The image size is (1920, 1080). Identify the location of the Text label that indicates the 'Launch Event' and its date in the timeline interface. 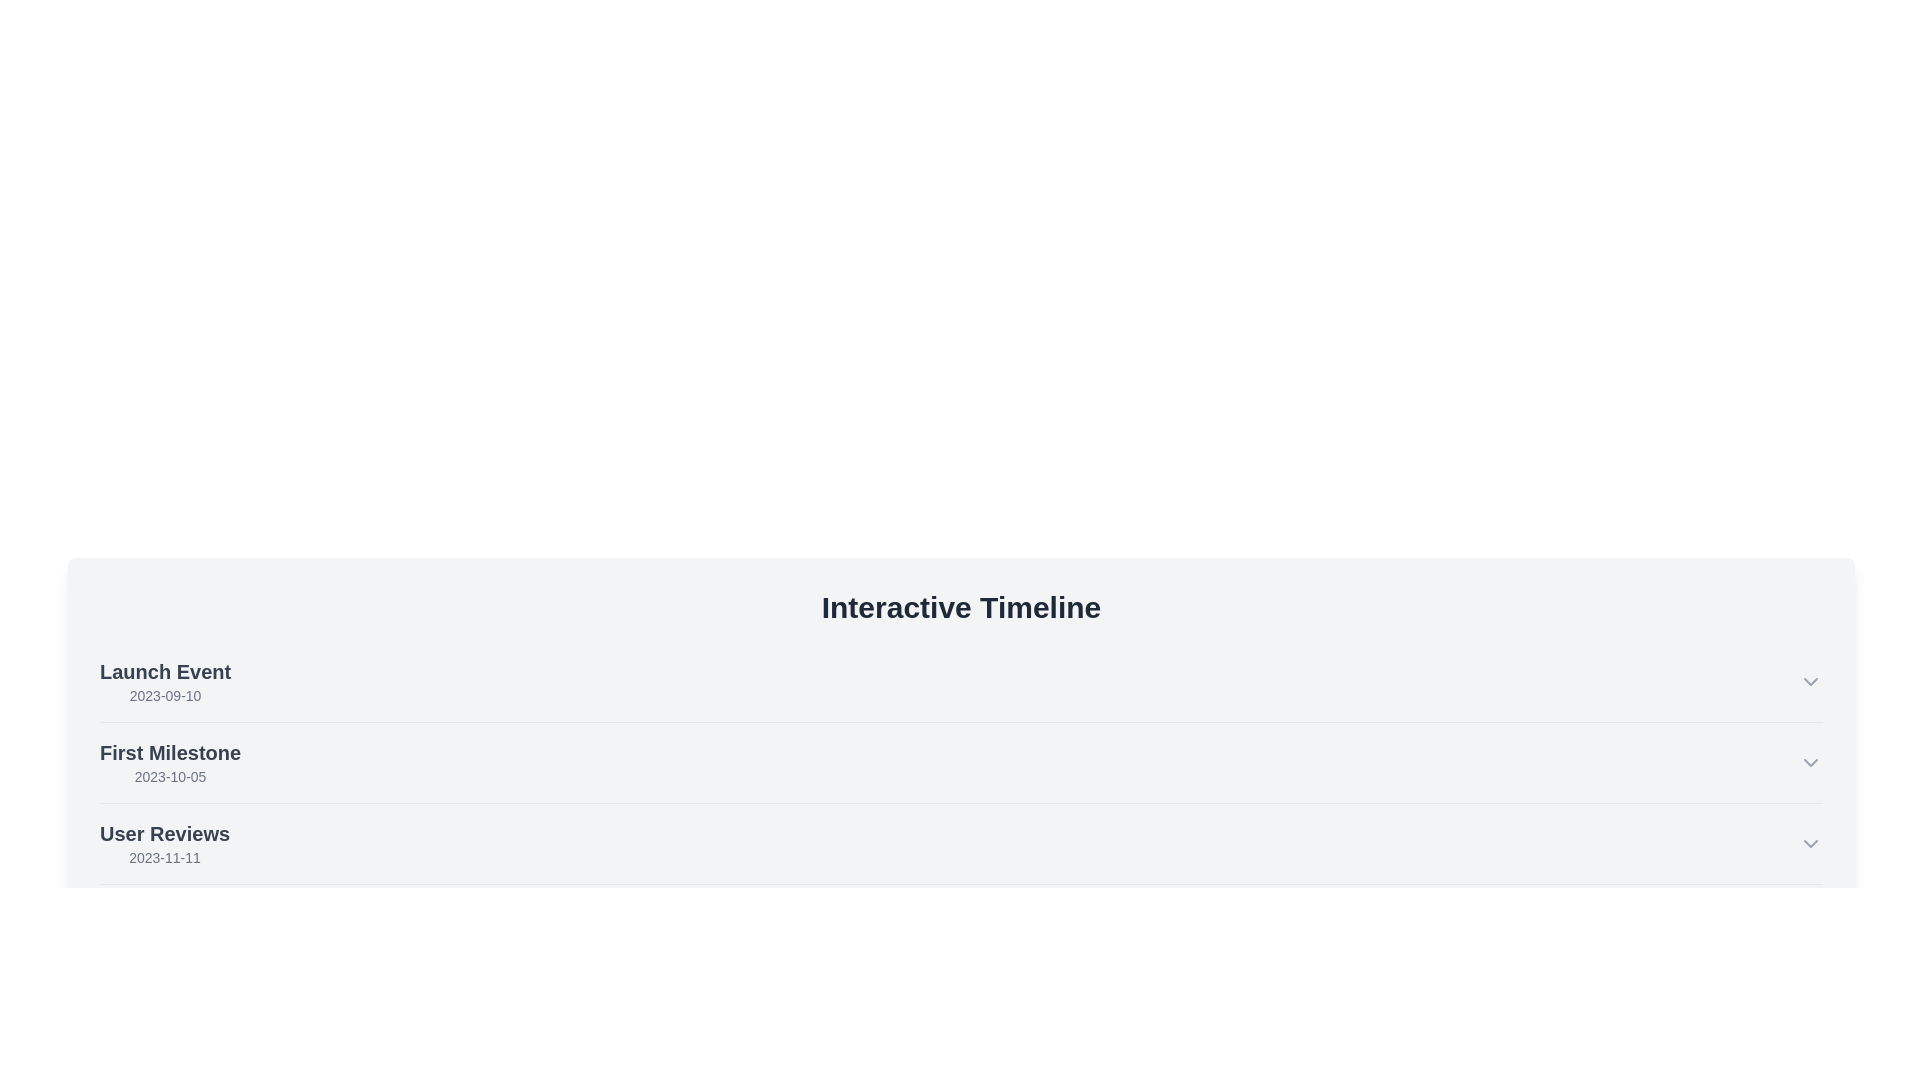
(165, 681).